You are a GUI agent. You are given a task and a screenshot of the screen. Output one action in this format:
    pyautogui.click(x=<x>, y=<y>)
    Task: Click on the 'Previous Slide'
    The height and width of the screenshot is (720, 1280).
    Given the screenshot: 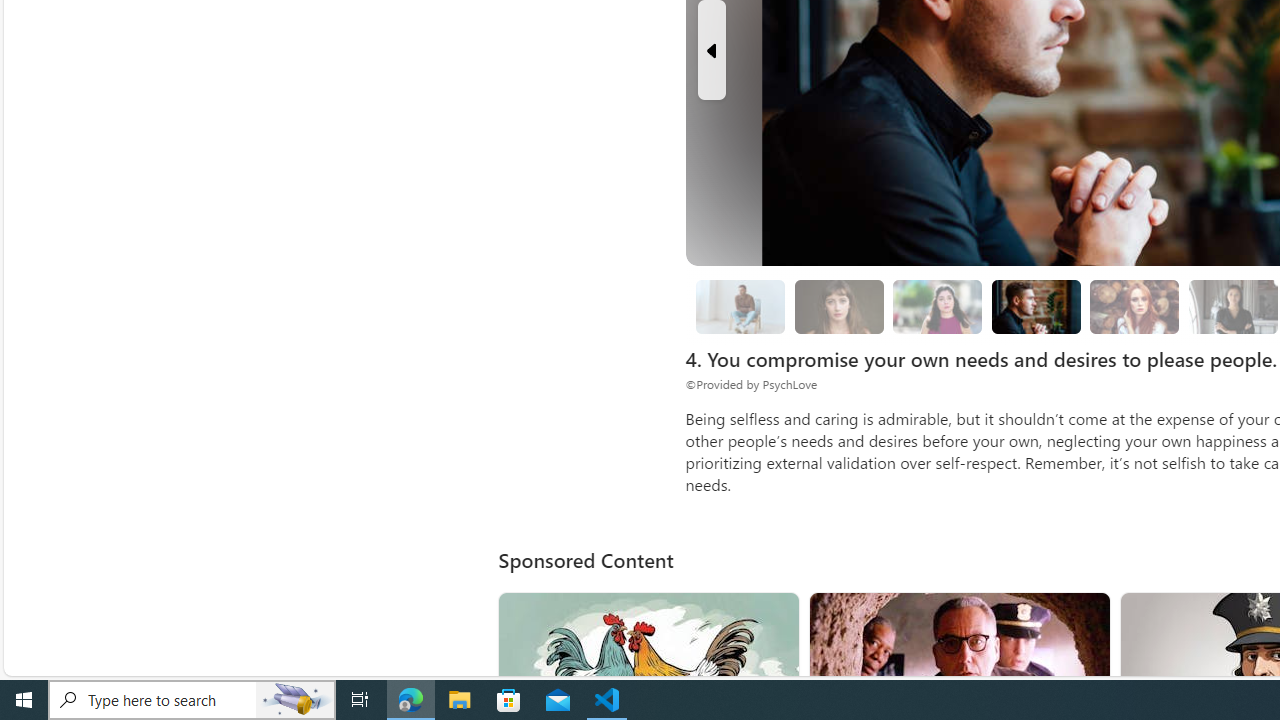 What is the action you would take?
    pyautogui.click(x=711, y=49)
    